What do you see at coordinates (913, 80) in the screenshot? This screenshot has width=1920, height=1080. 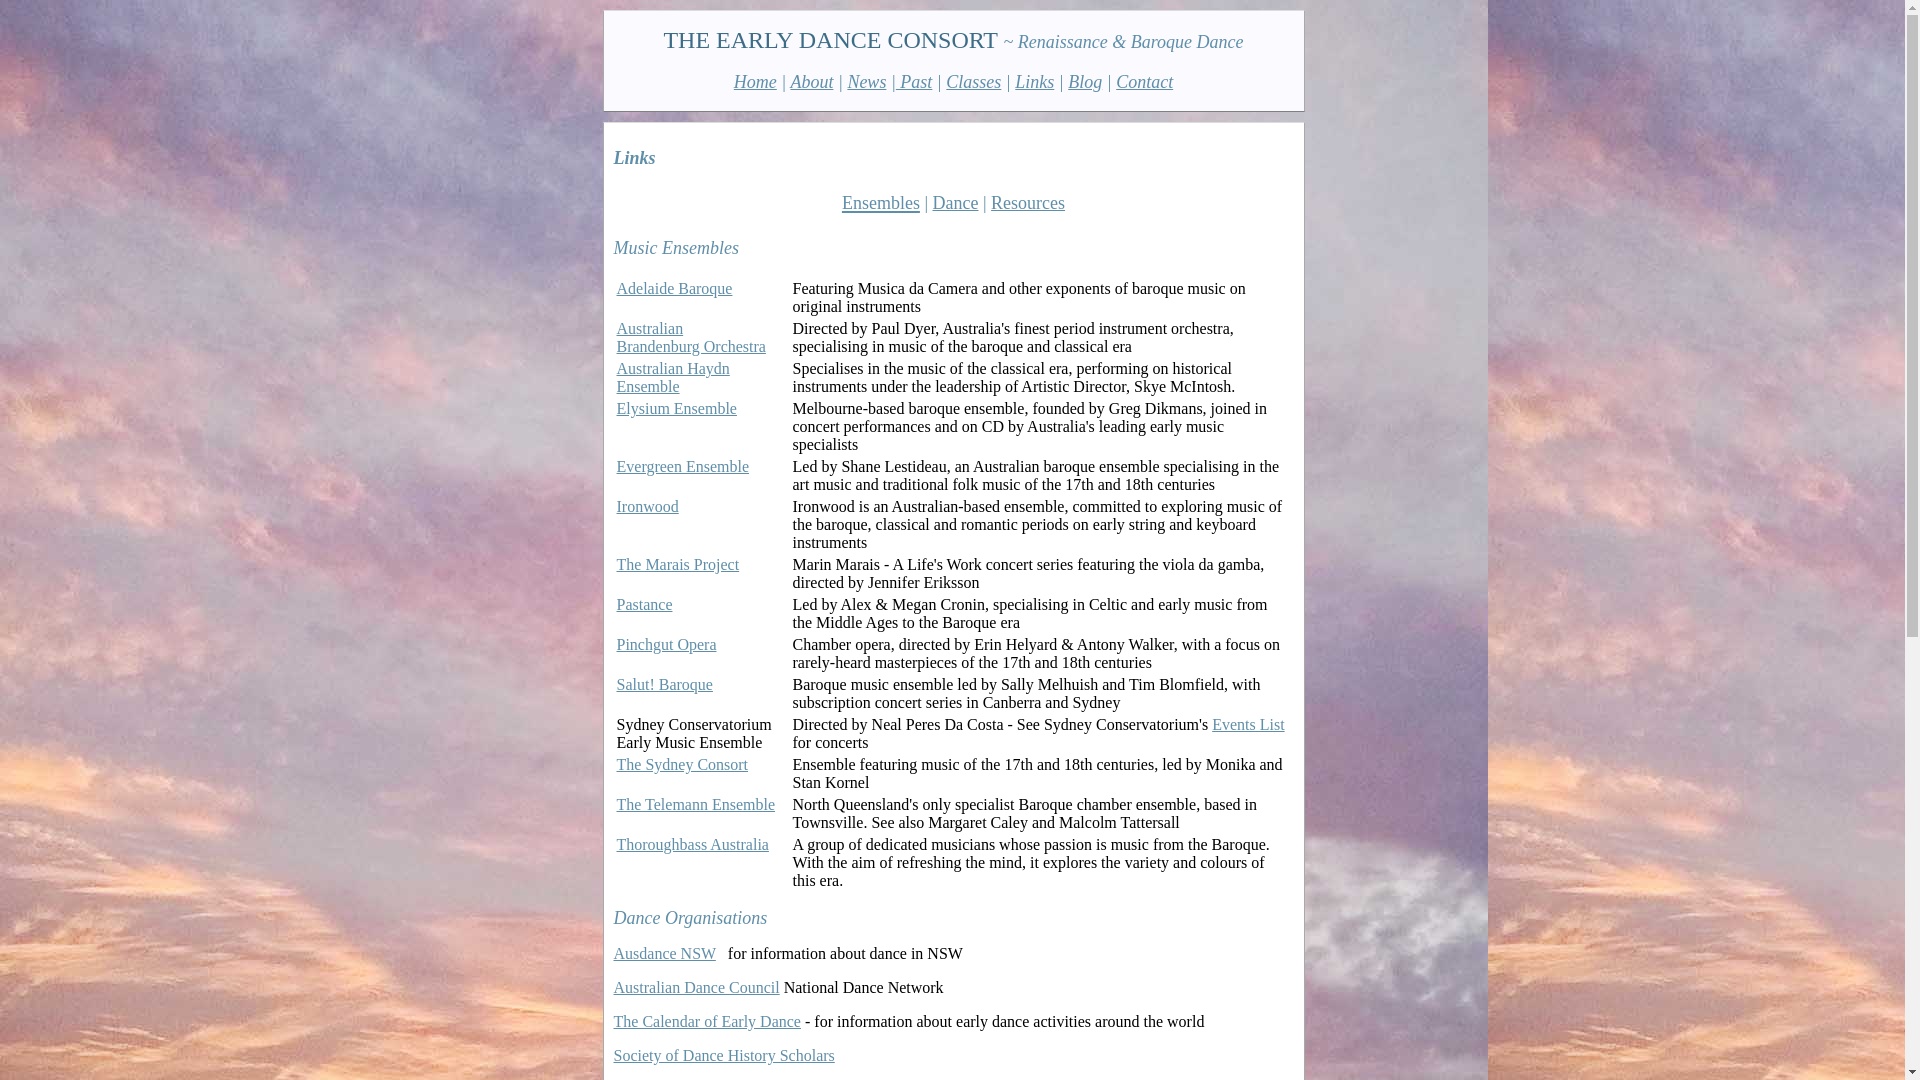 I see `'Past'` at bounding box center [913, 80].